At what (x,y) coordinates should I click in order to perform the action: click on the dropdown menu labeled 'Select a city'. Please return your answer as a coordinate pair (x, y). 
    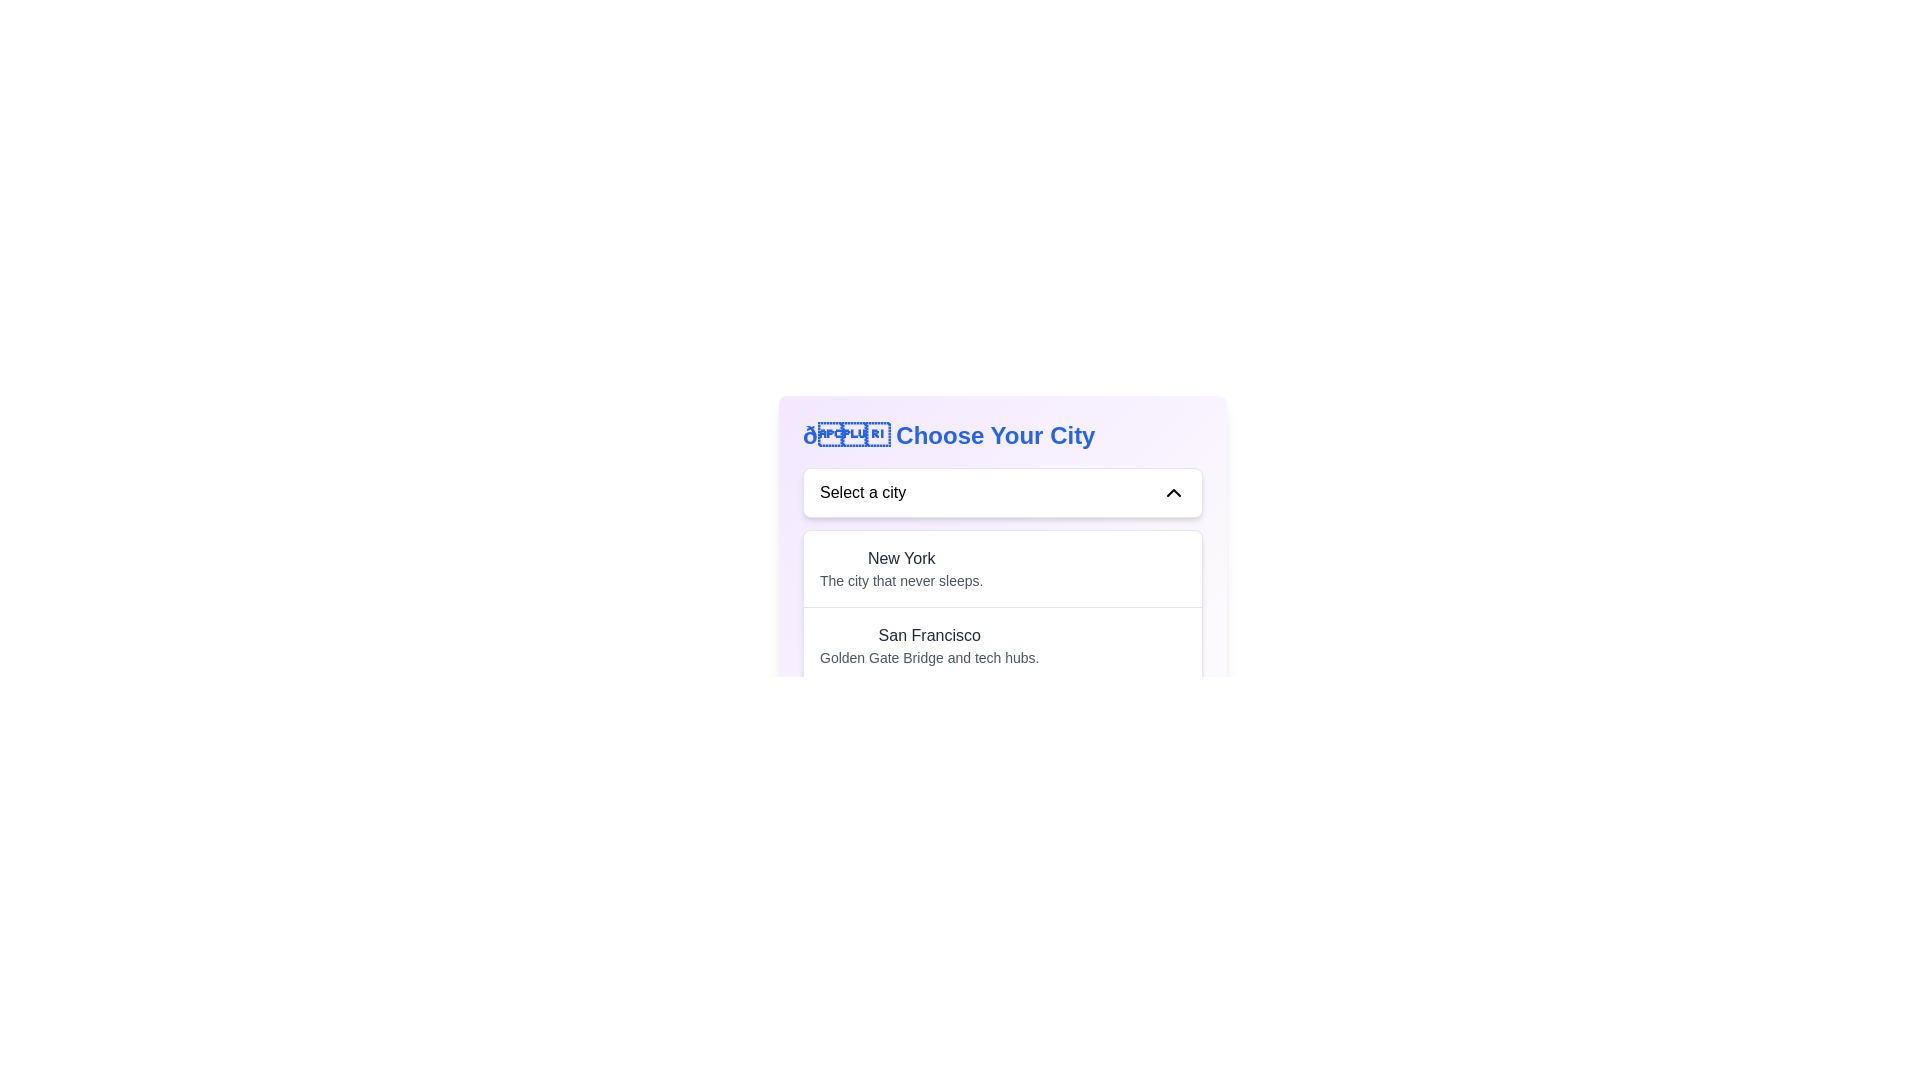
    Looking at the image, I should click on (1003, 493).